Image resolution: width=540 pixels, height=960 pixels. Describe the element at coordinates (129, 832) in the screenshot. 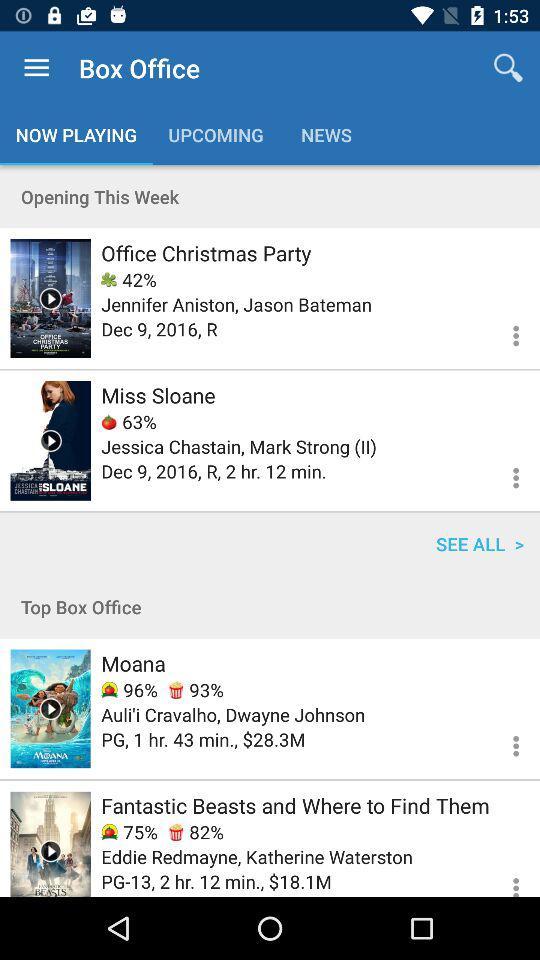

I see `the icon above eddie redmayne katherine icon` at that location.